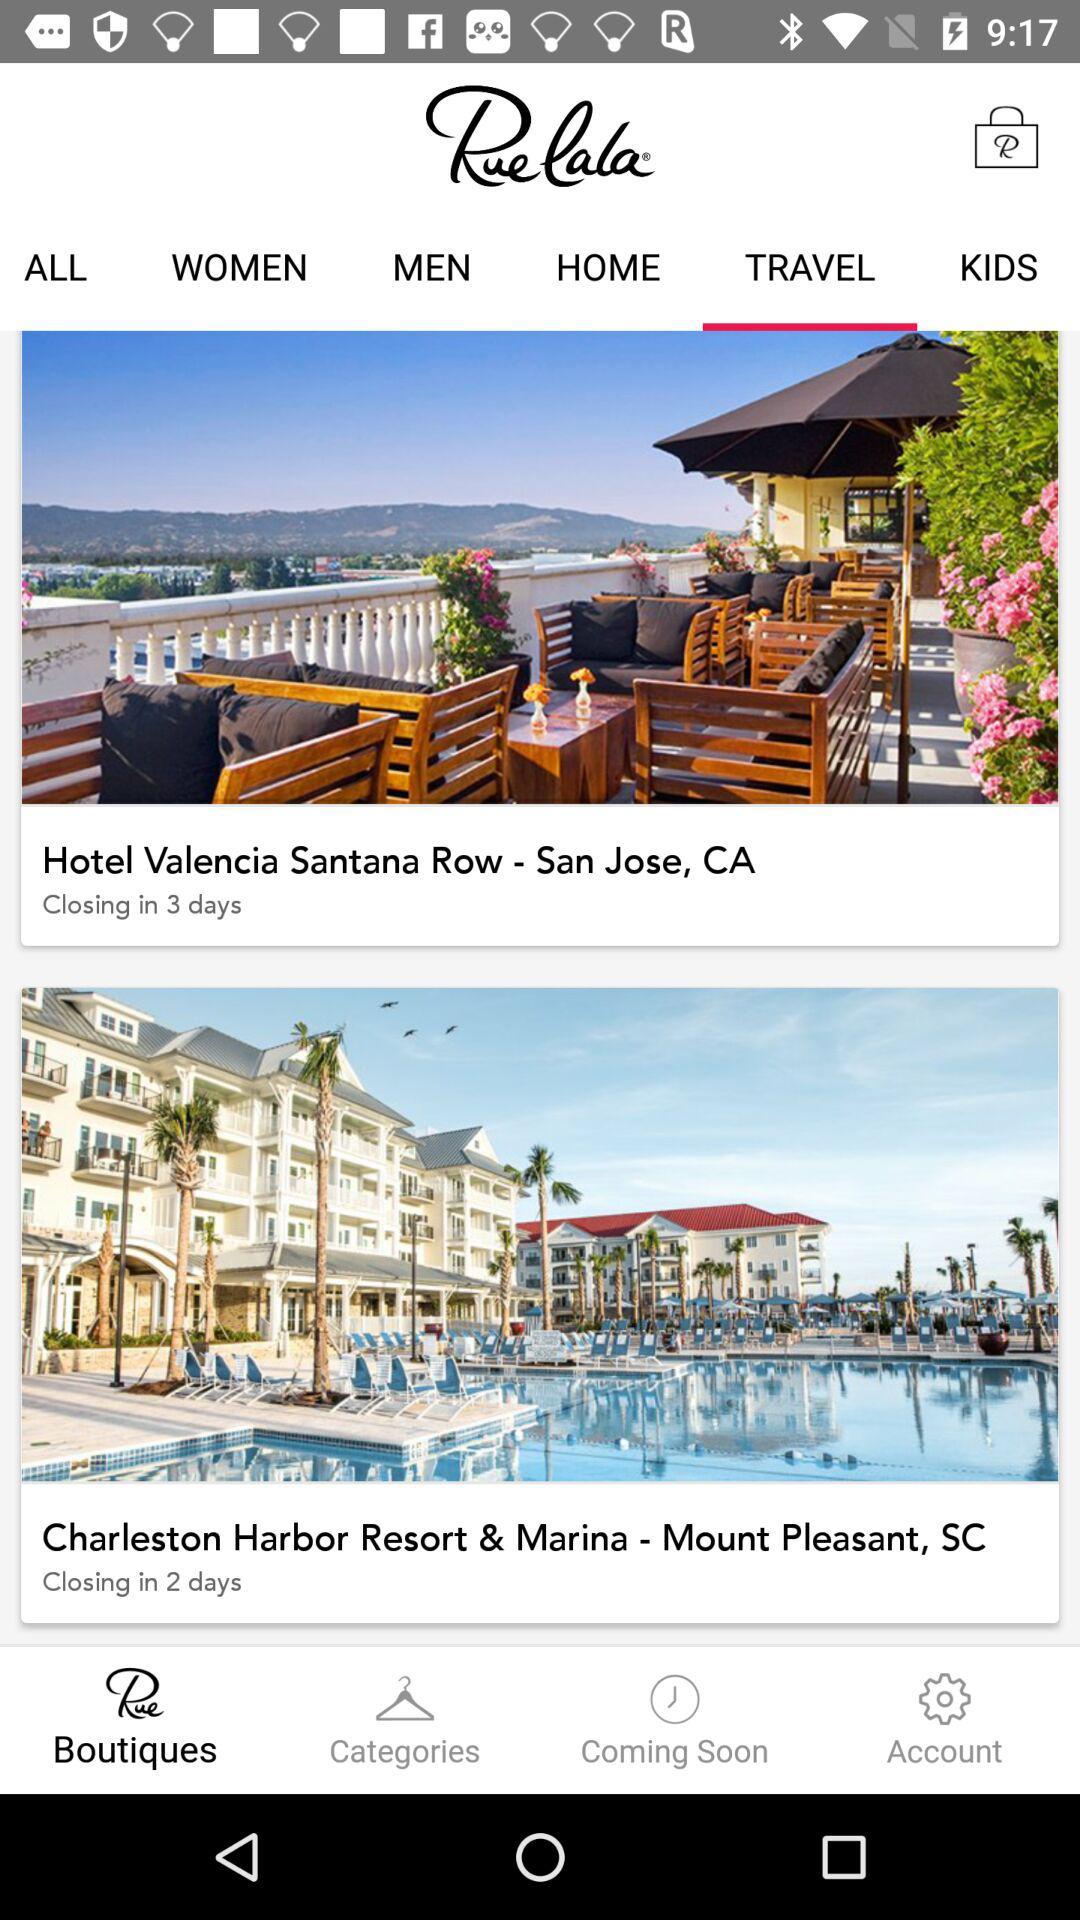 Image resolution: width=1080 pixels, height=1920 pixels. I want to click on the item to the left of the kids item, so click(810, 269).